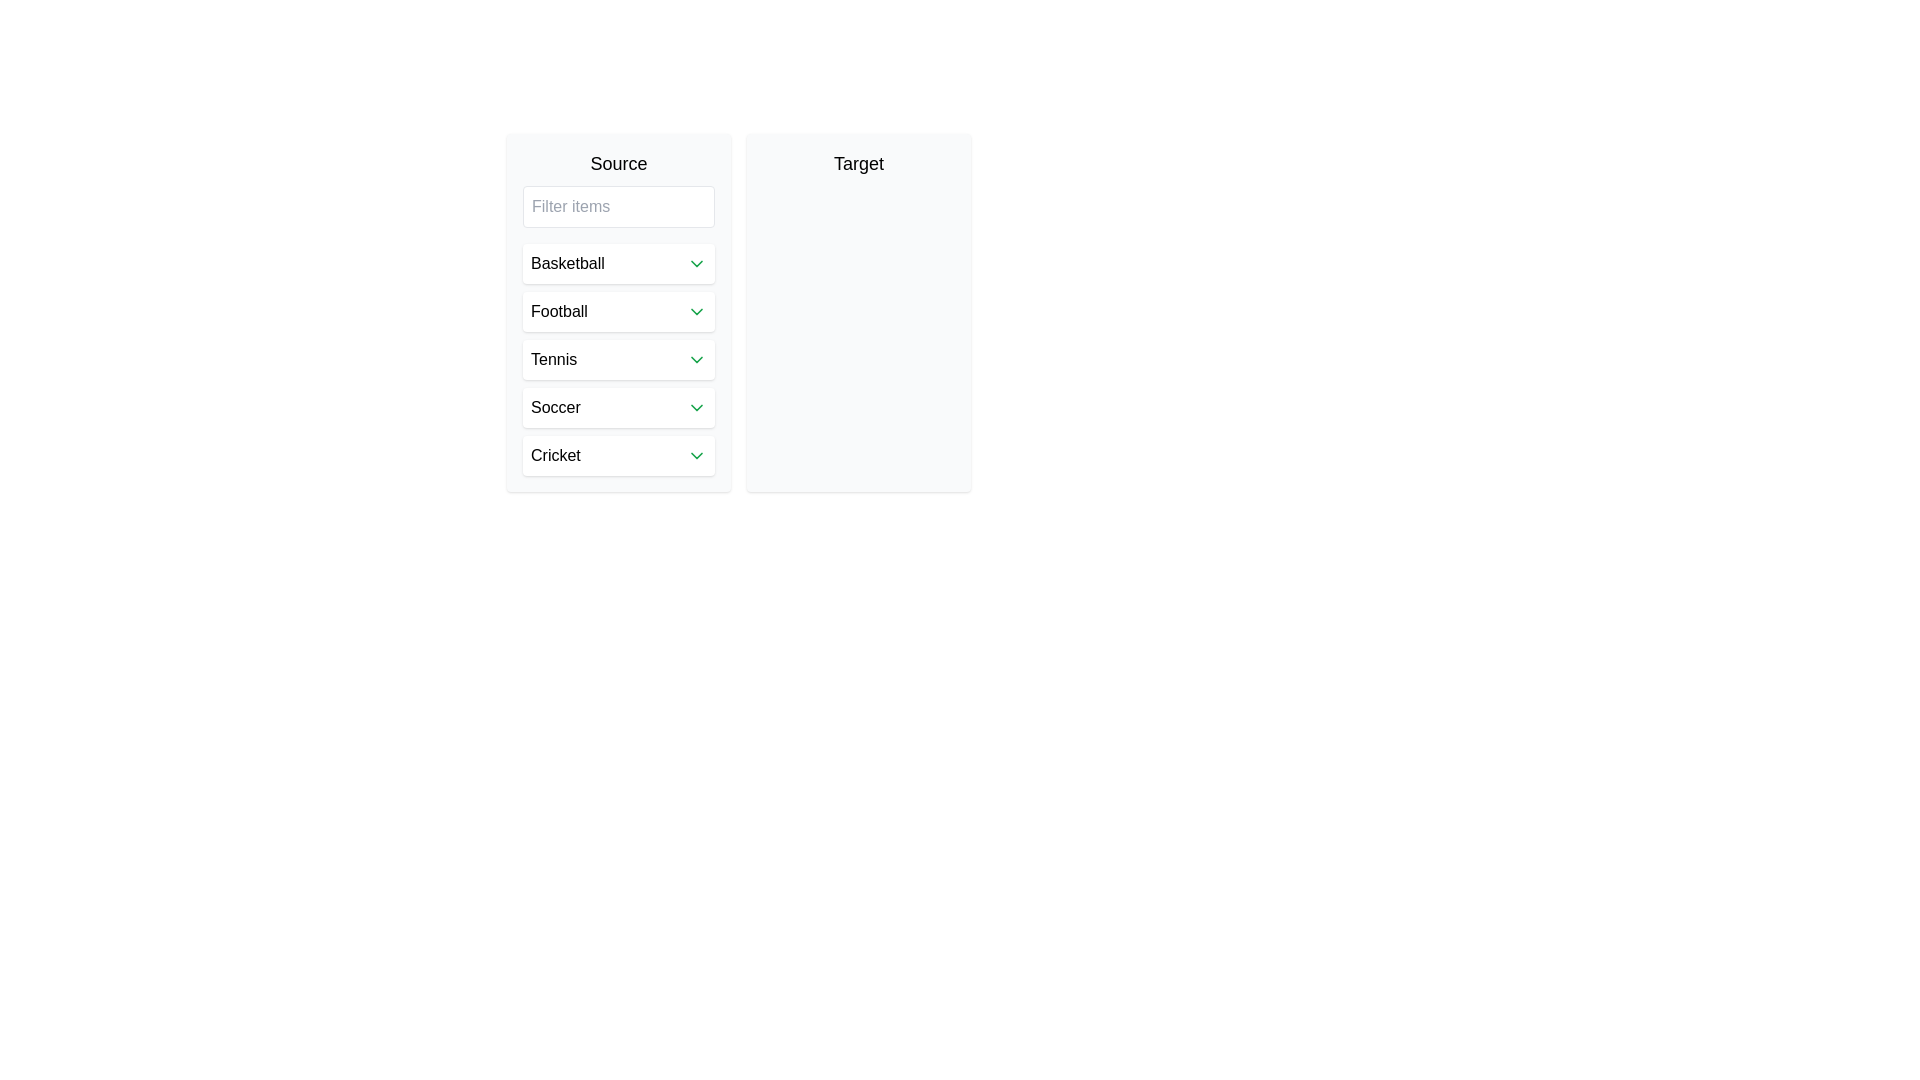 The image size is (1920, 1080). What do you see at coordinates (618, 455) in the screenshot?
I see `the list item representing 'Cricket' in the 'Source' section's list of sports to activate hover effects` at bounding box center [618, 455].